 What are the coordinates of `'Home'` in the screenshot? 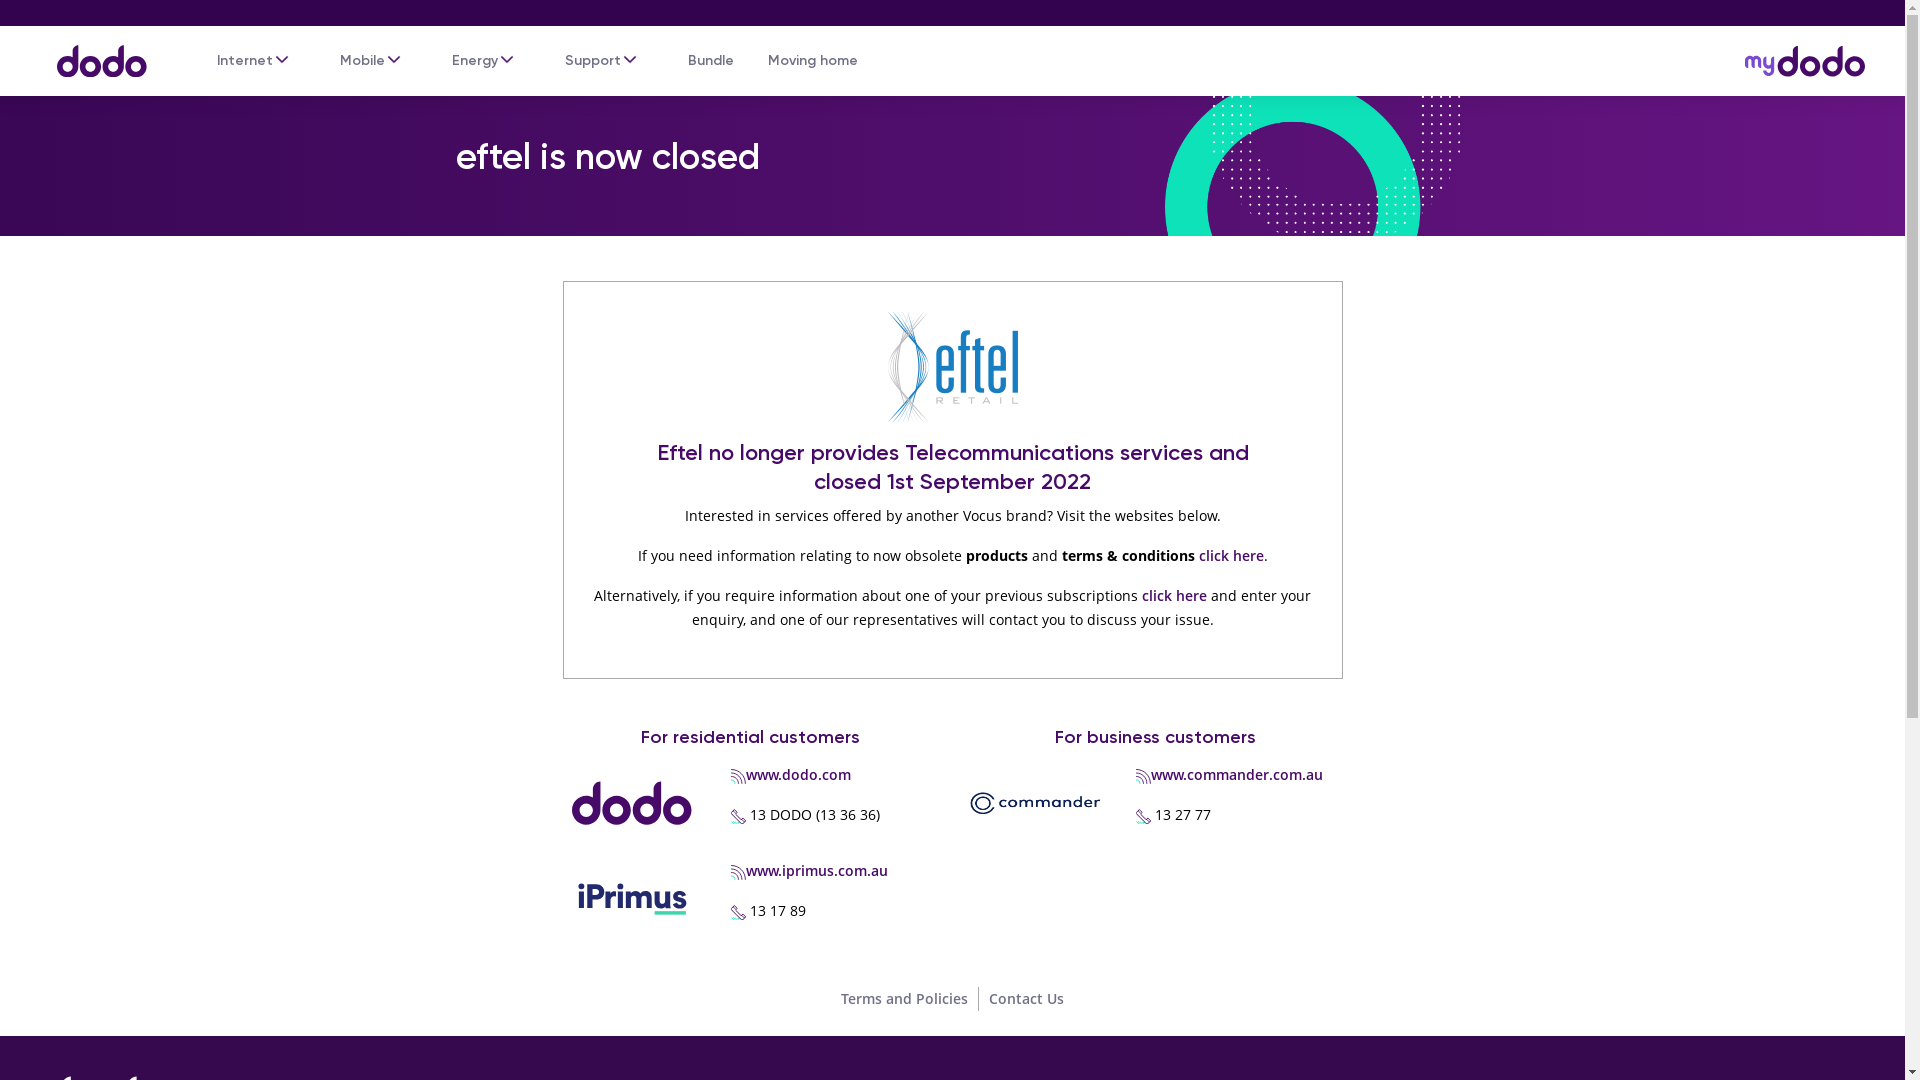 It's located at (35, 50).